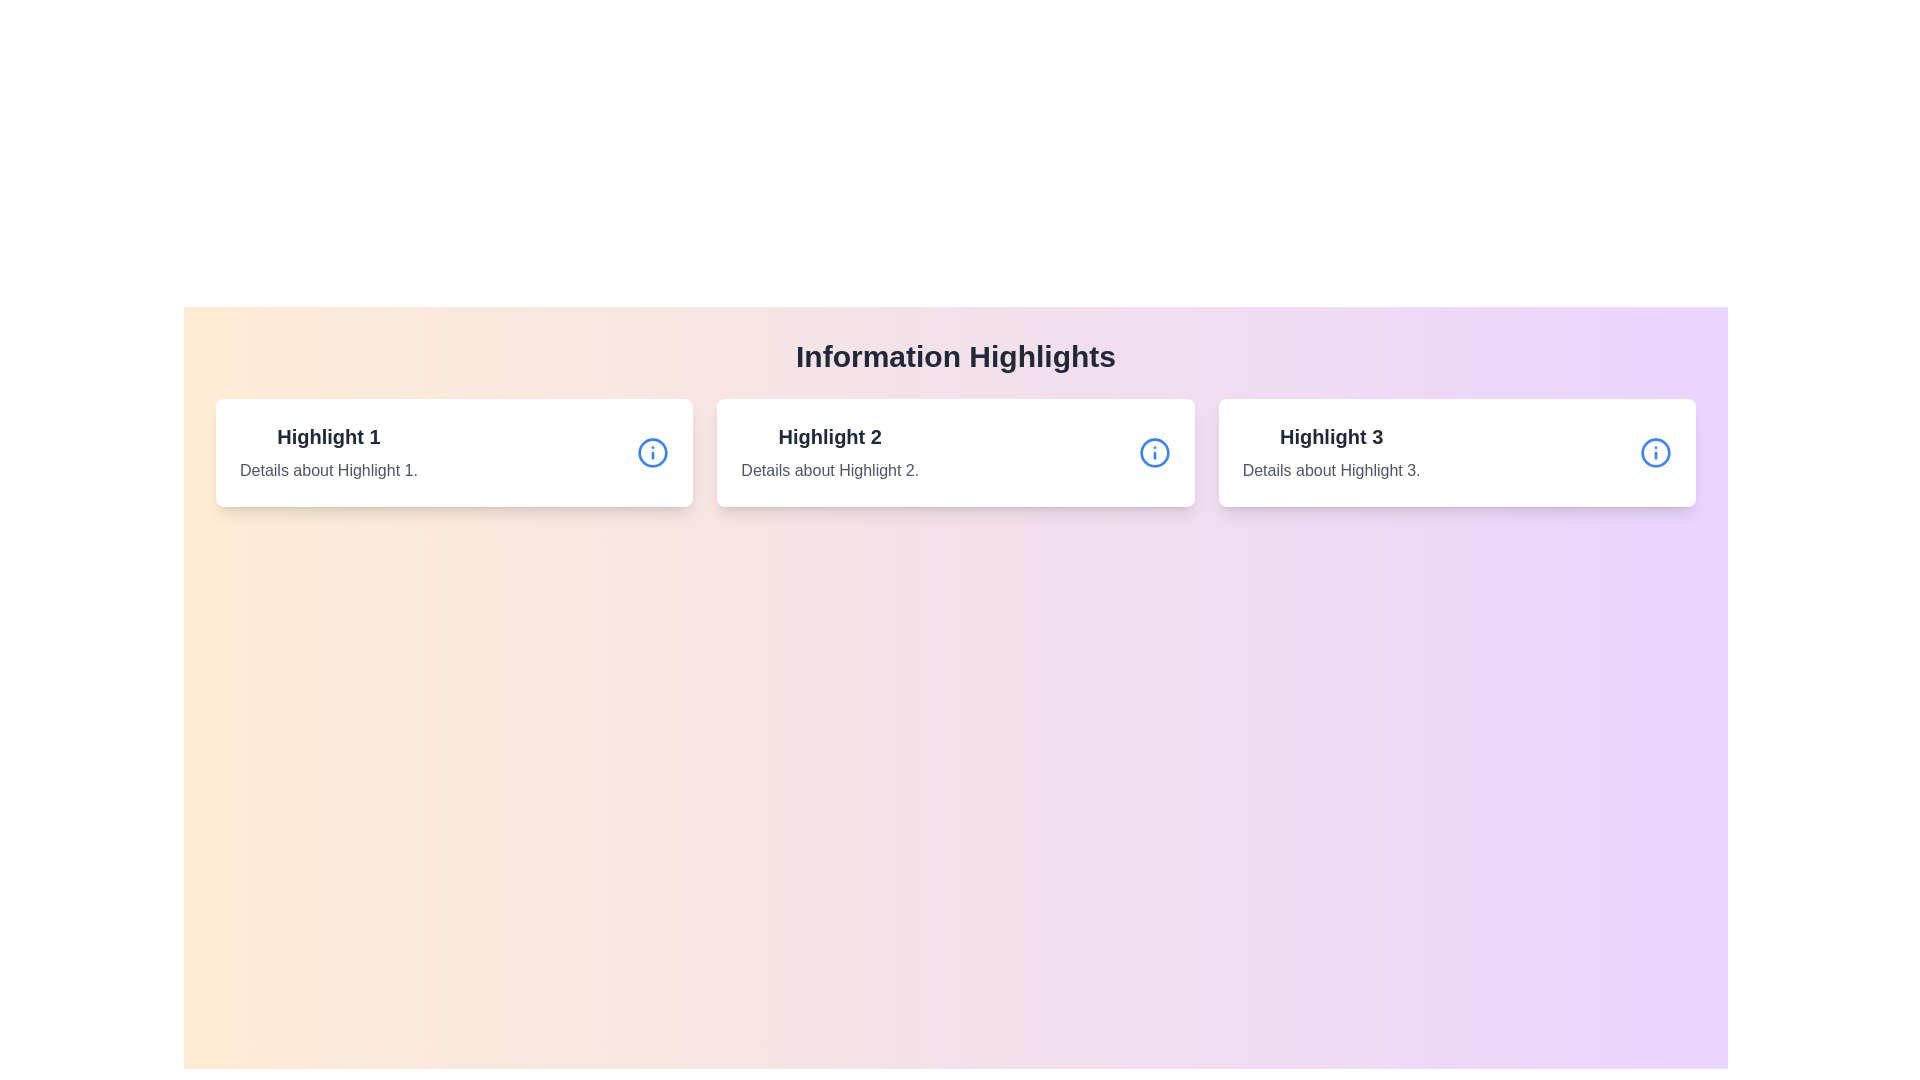  Describe the element at coordinates (1331, 435) in the screenshot. I see `text of the bold label titled 'Highlight 3' located at the top of the third card in a row of three cards` at that location.